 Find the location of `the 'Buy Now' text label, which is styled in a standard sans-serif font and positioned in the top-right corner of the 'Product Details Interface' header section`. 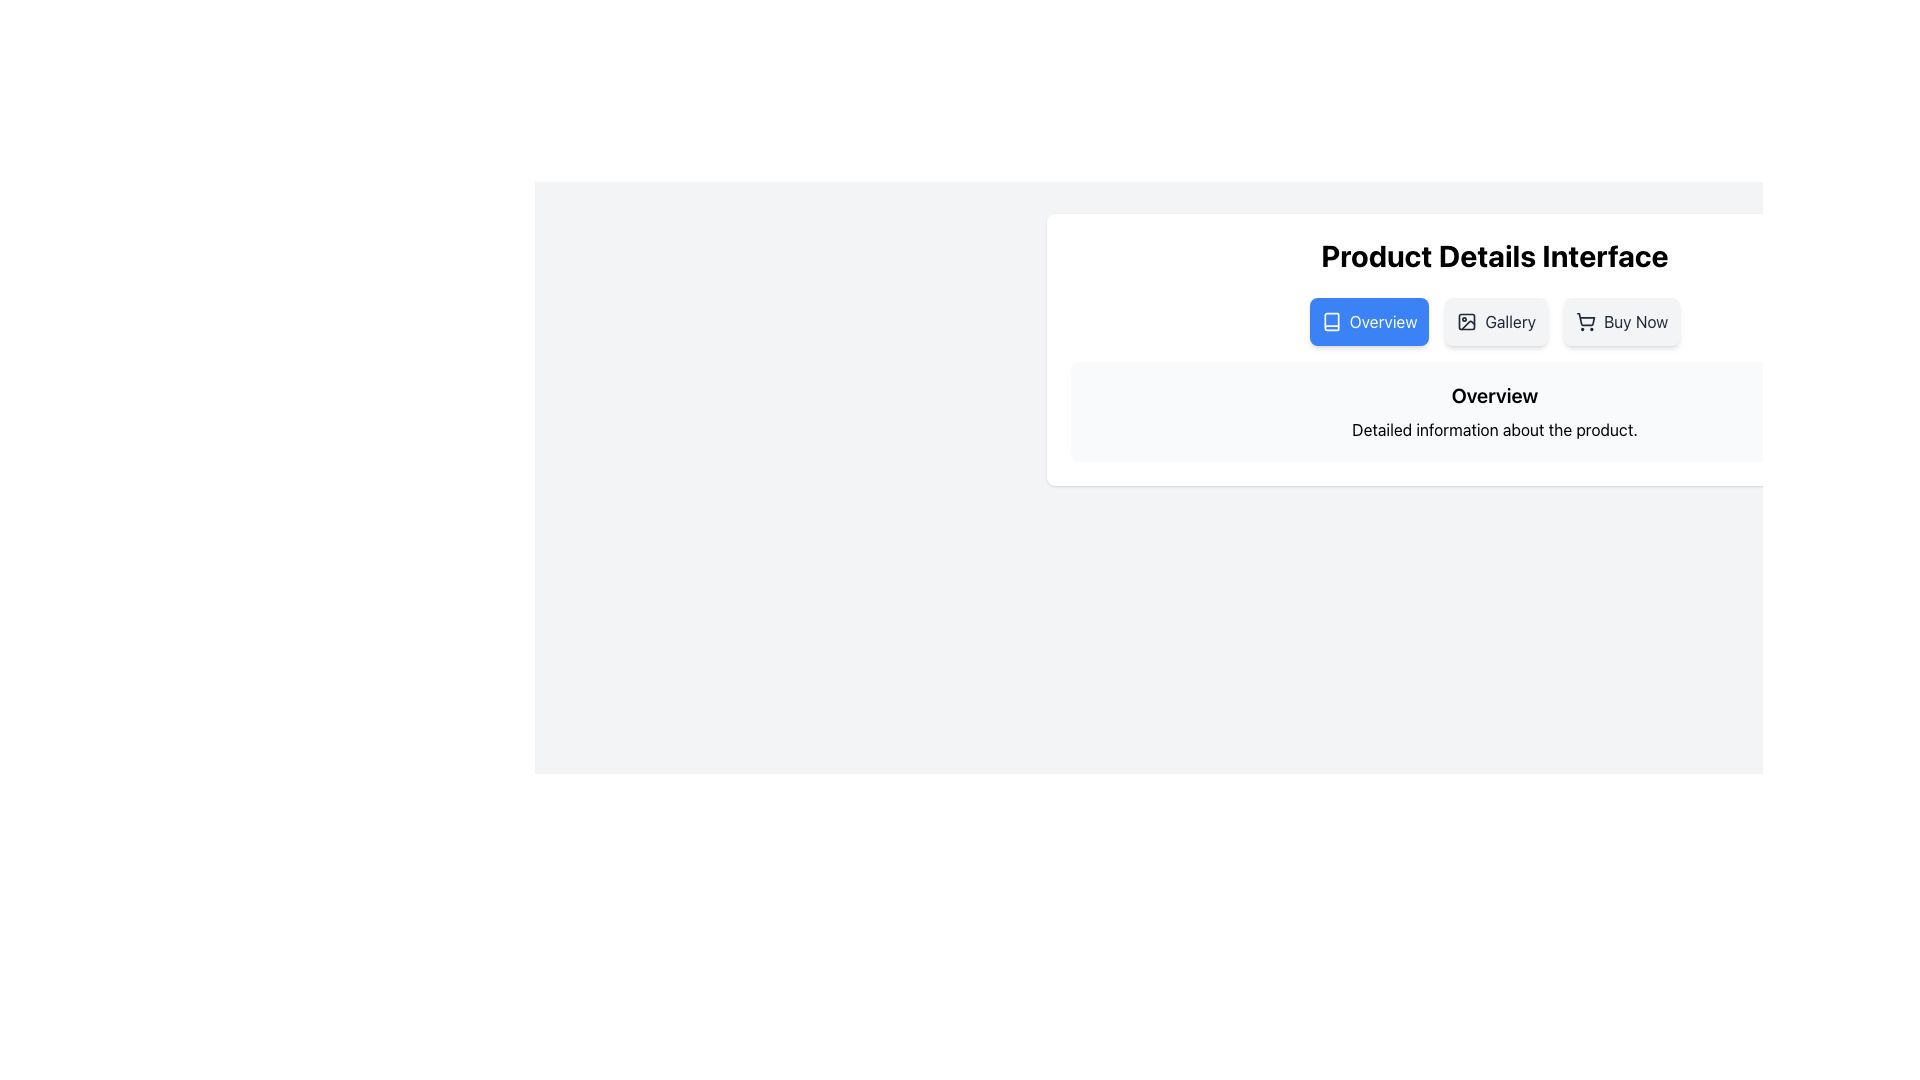

the 'Buy Now' text label, which is styled in a standard sans-serif font and positioned in the top-right corner of the 'Product Details Interface' header section is located at coordinates (1636, 320).